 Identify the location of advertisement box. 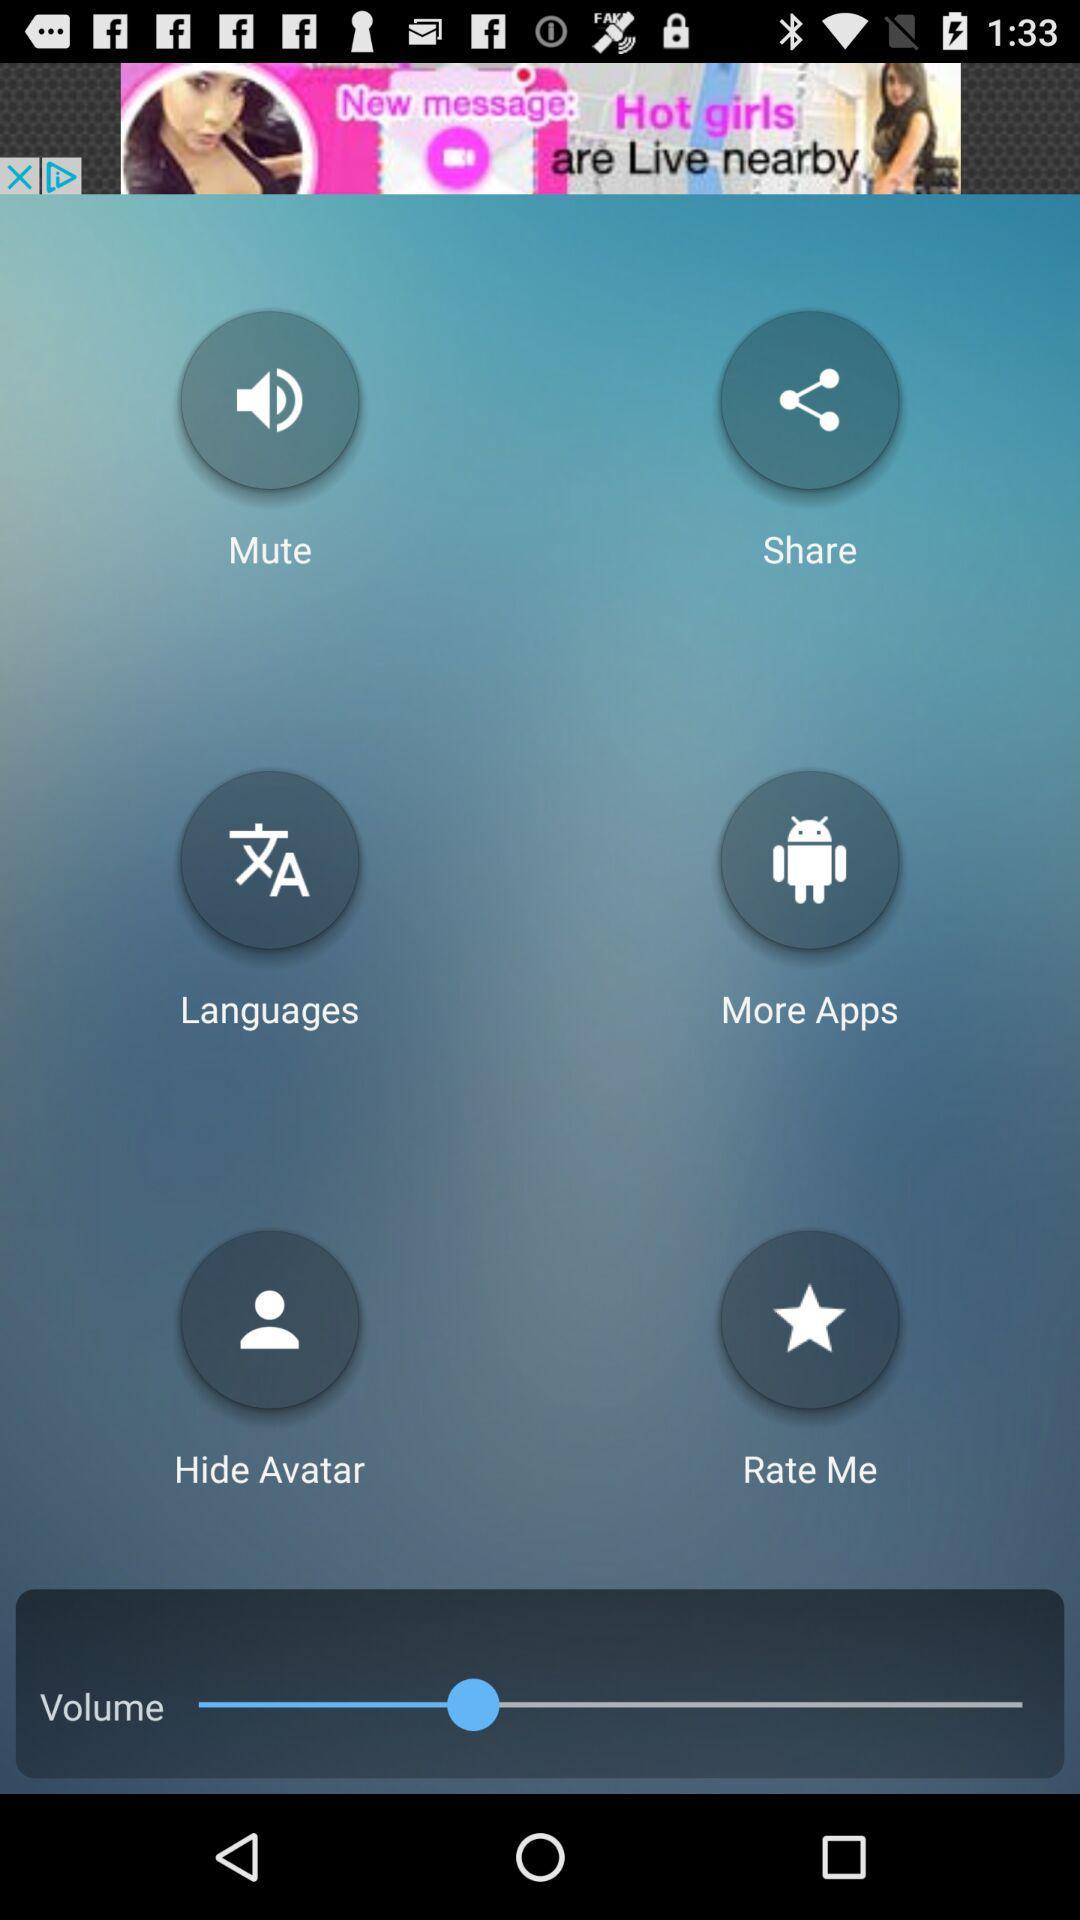
(540, 127).